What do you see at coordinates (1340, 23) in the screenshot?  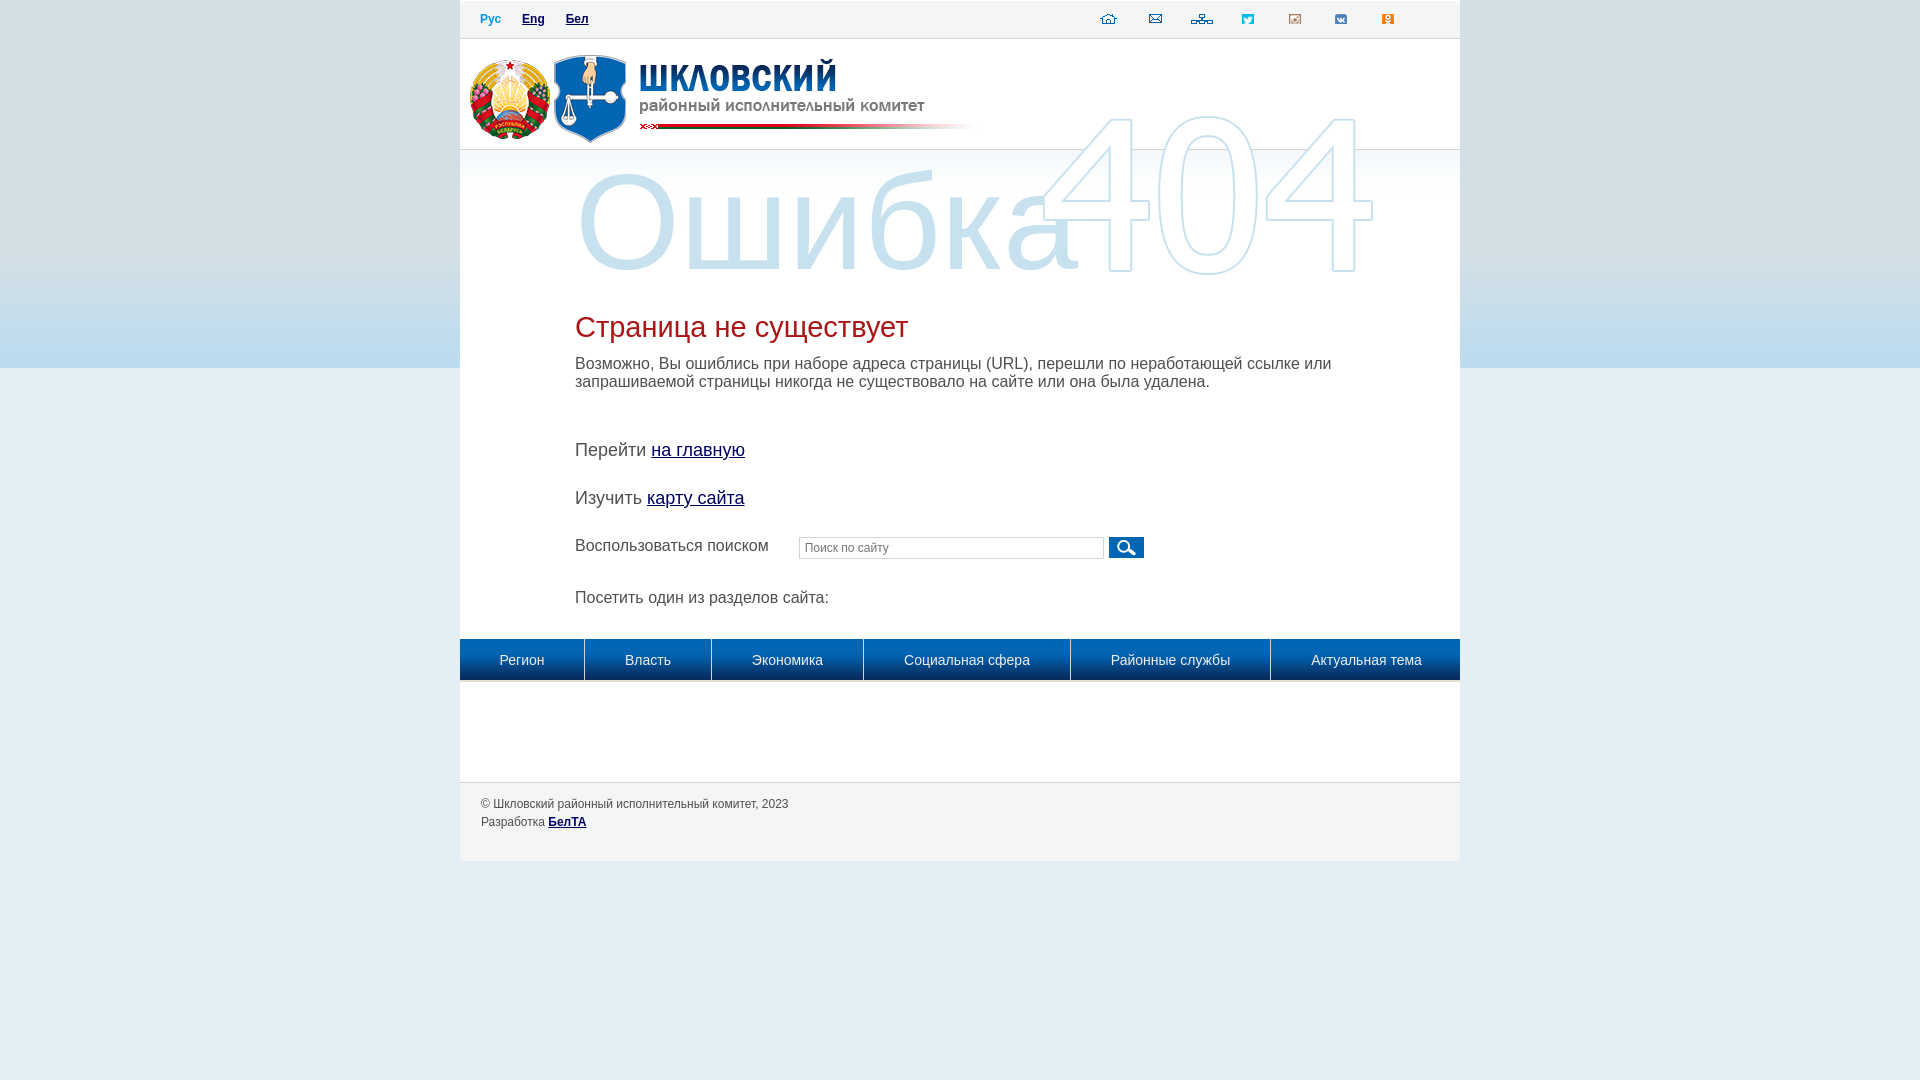 I see `'VK '` at bounding box center [1340, 23].